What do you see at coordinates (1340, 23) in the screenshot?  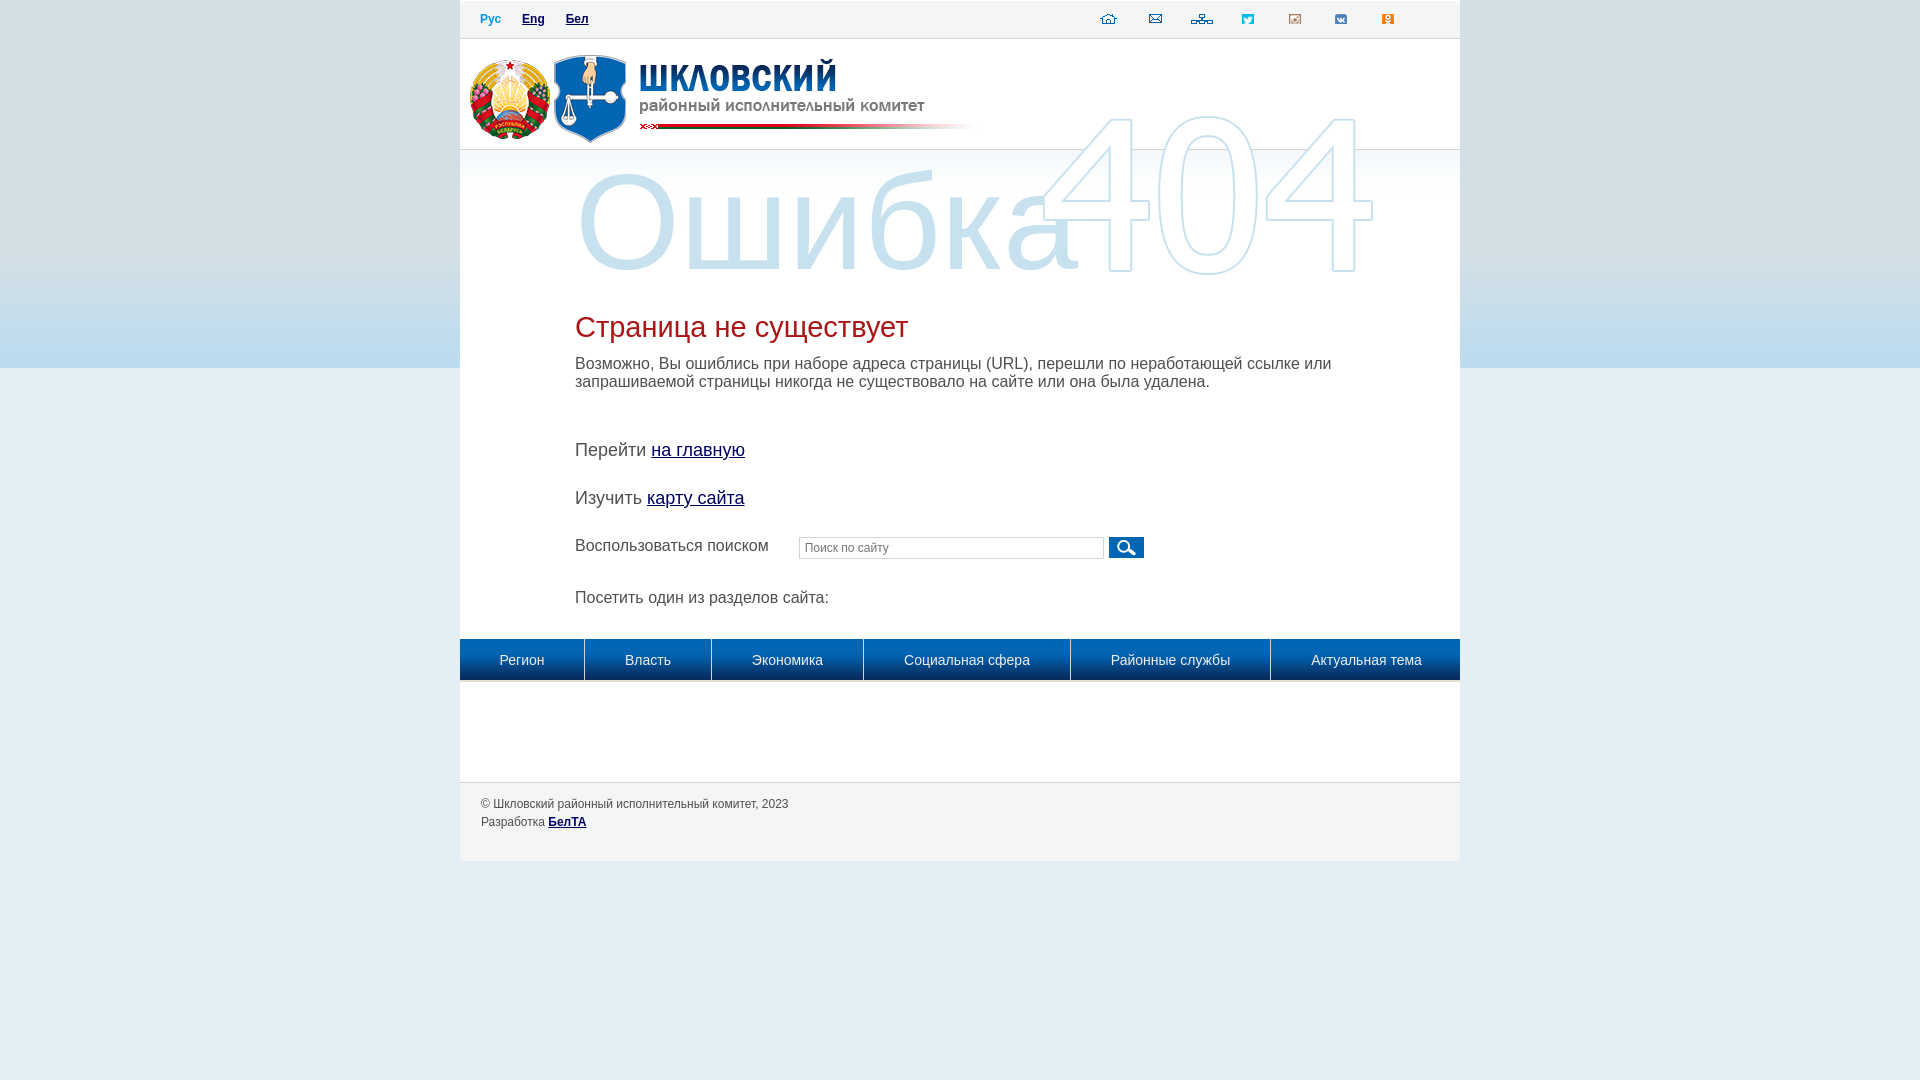 I see `'VK '` at bounding box center [1340, 23].